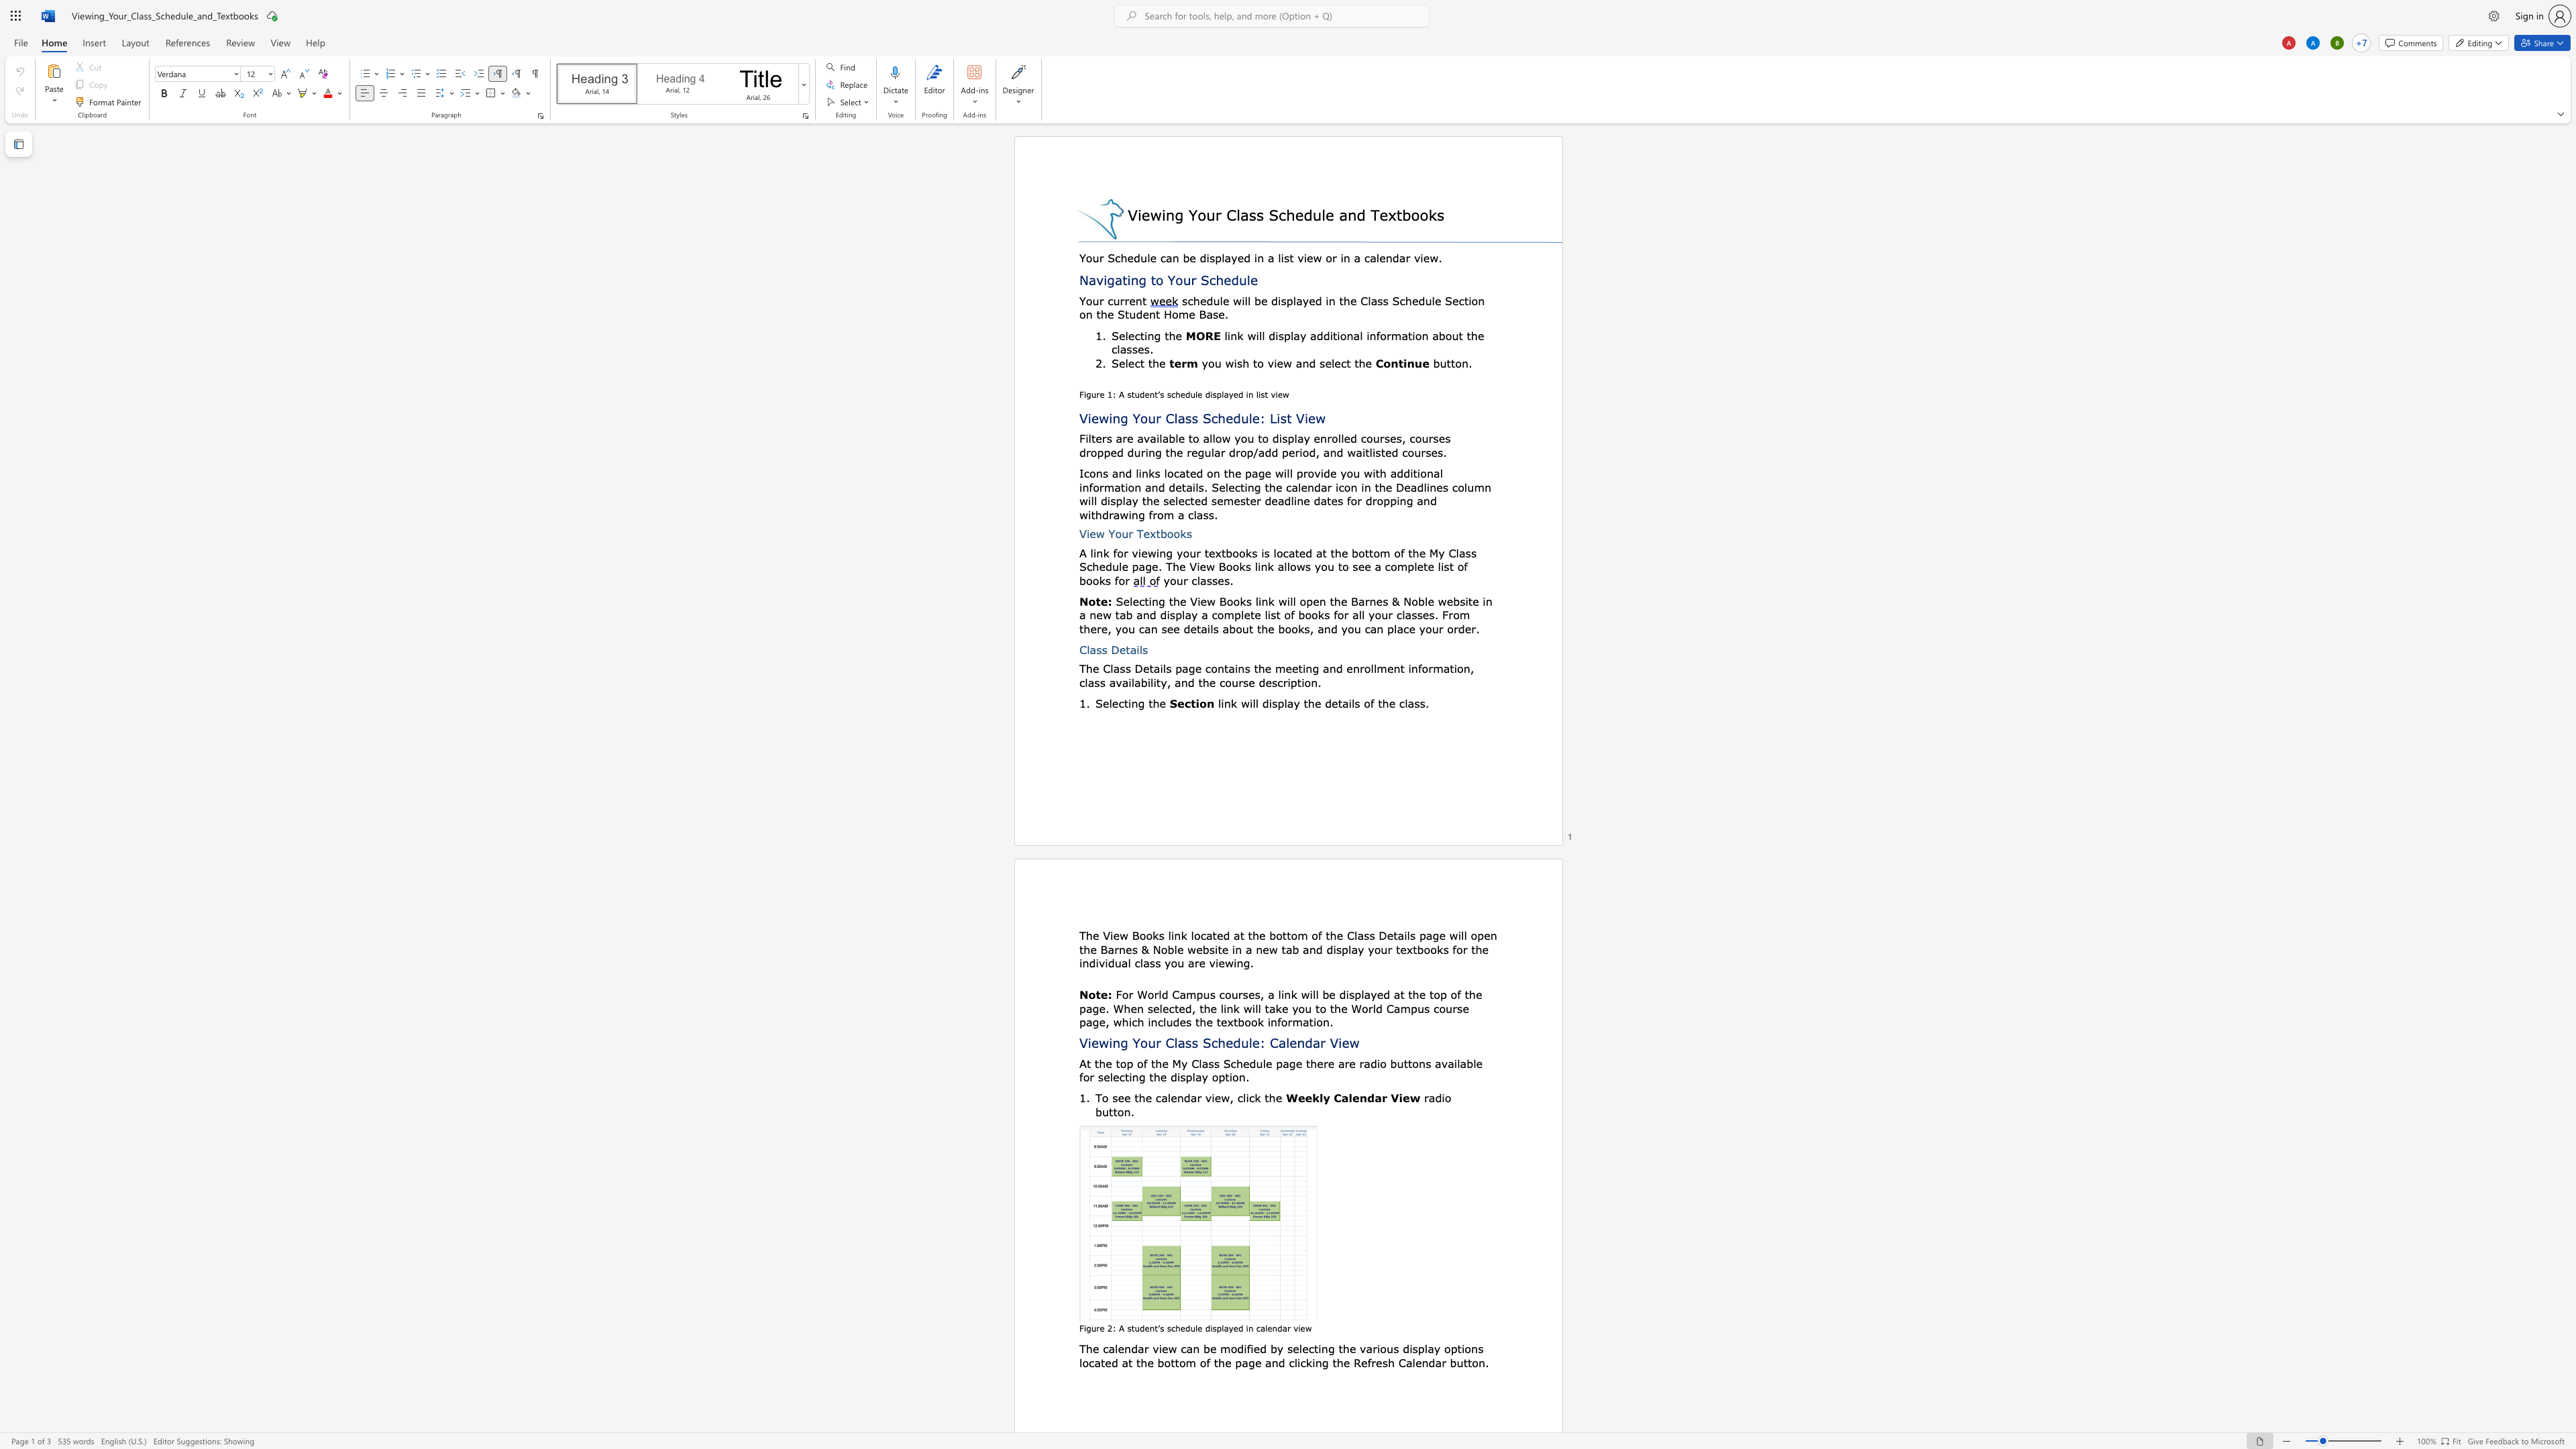  What do you see at coordinates (1208, 439) in the screenshot?
I see `the space between the continuous character "a" and "l" in the text` at bounding box center [1208, 439].